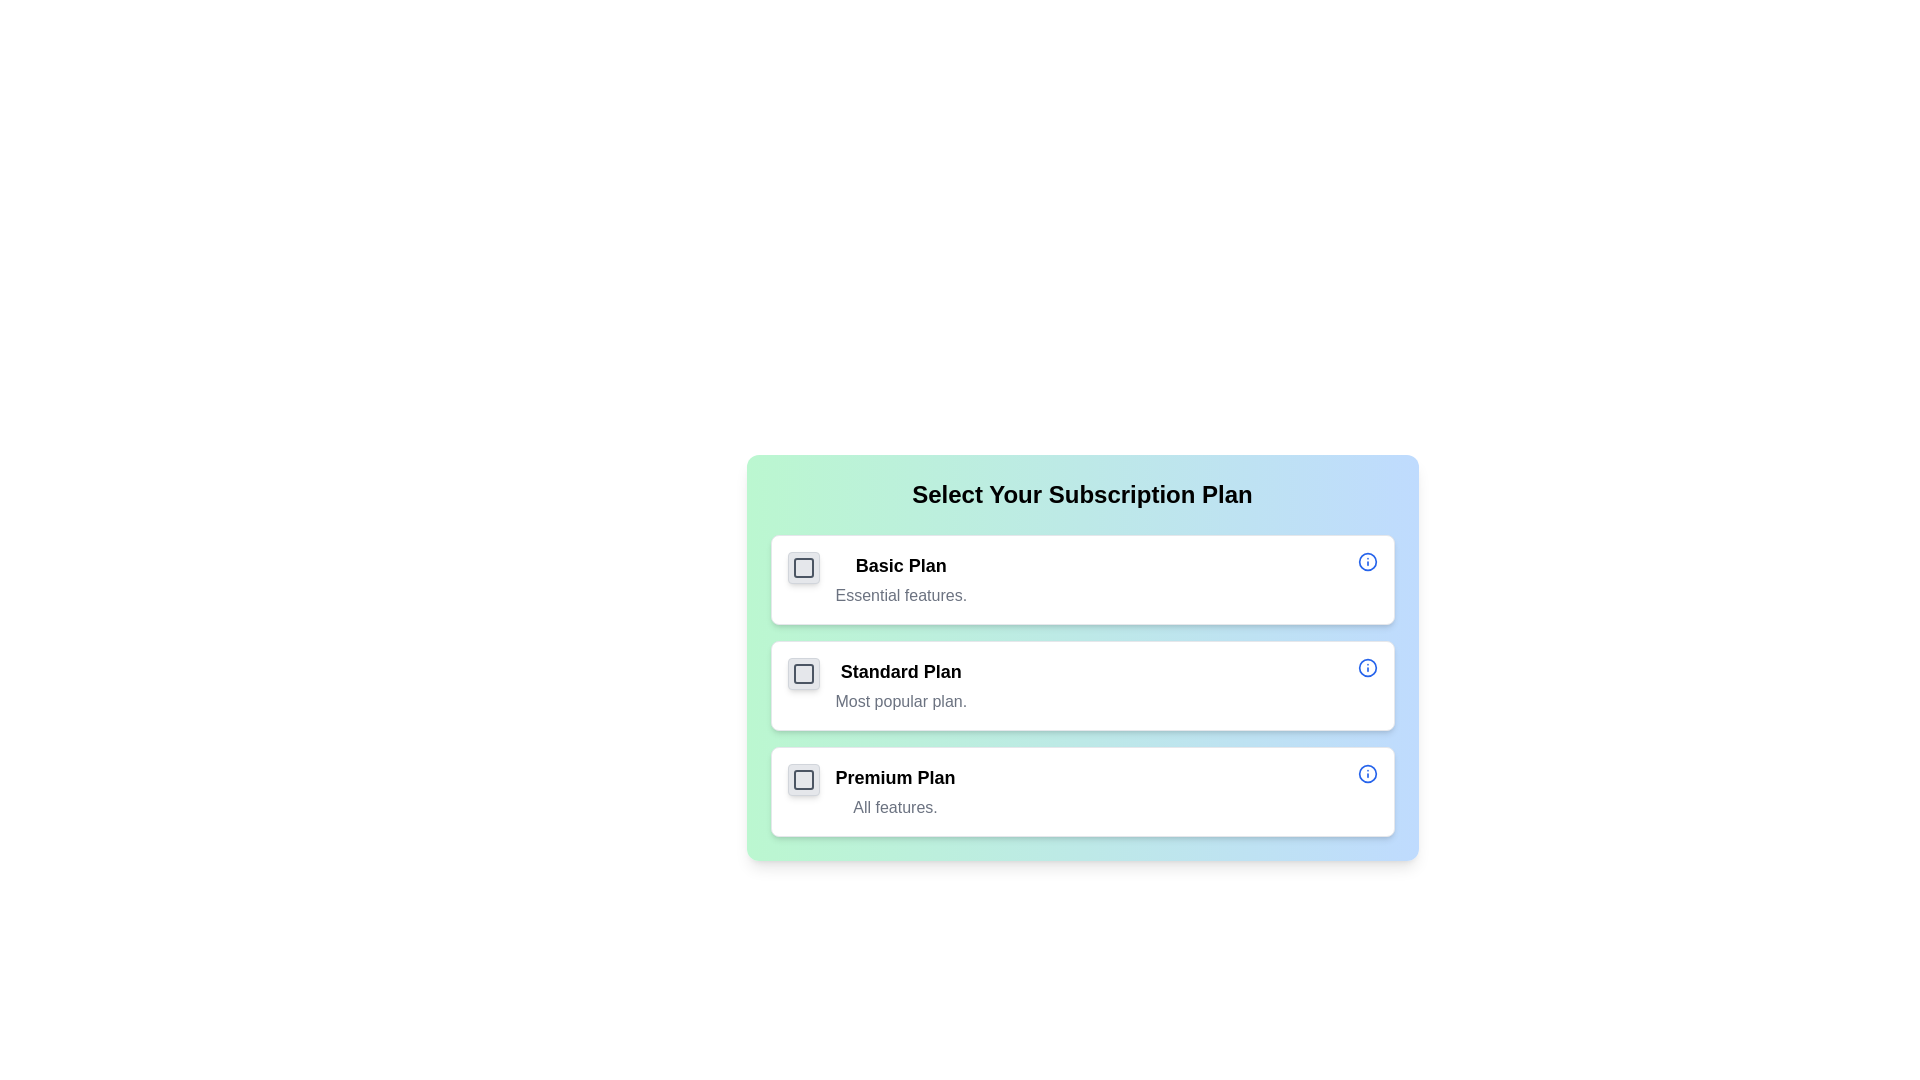 The width and height of the screenshot is (1920, 1080). What do you see at coordinates (803, 674) in the screenshot?
I see `the Checkbox indicator located to the left of the 'Standard Plan' subscription option to receive focus feedback` at bounding box center [803, 674].